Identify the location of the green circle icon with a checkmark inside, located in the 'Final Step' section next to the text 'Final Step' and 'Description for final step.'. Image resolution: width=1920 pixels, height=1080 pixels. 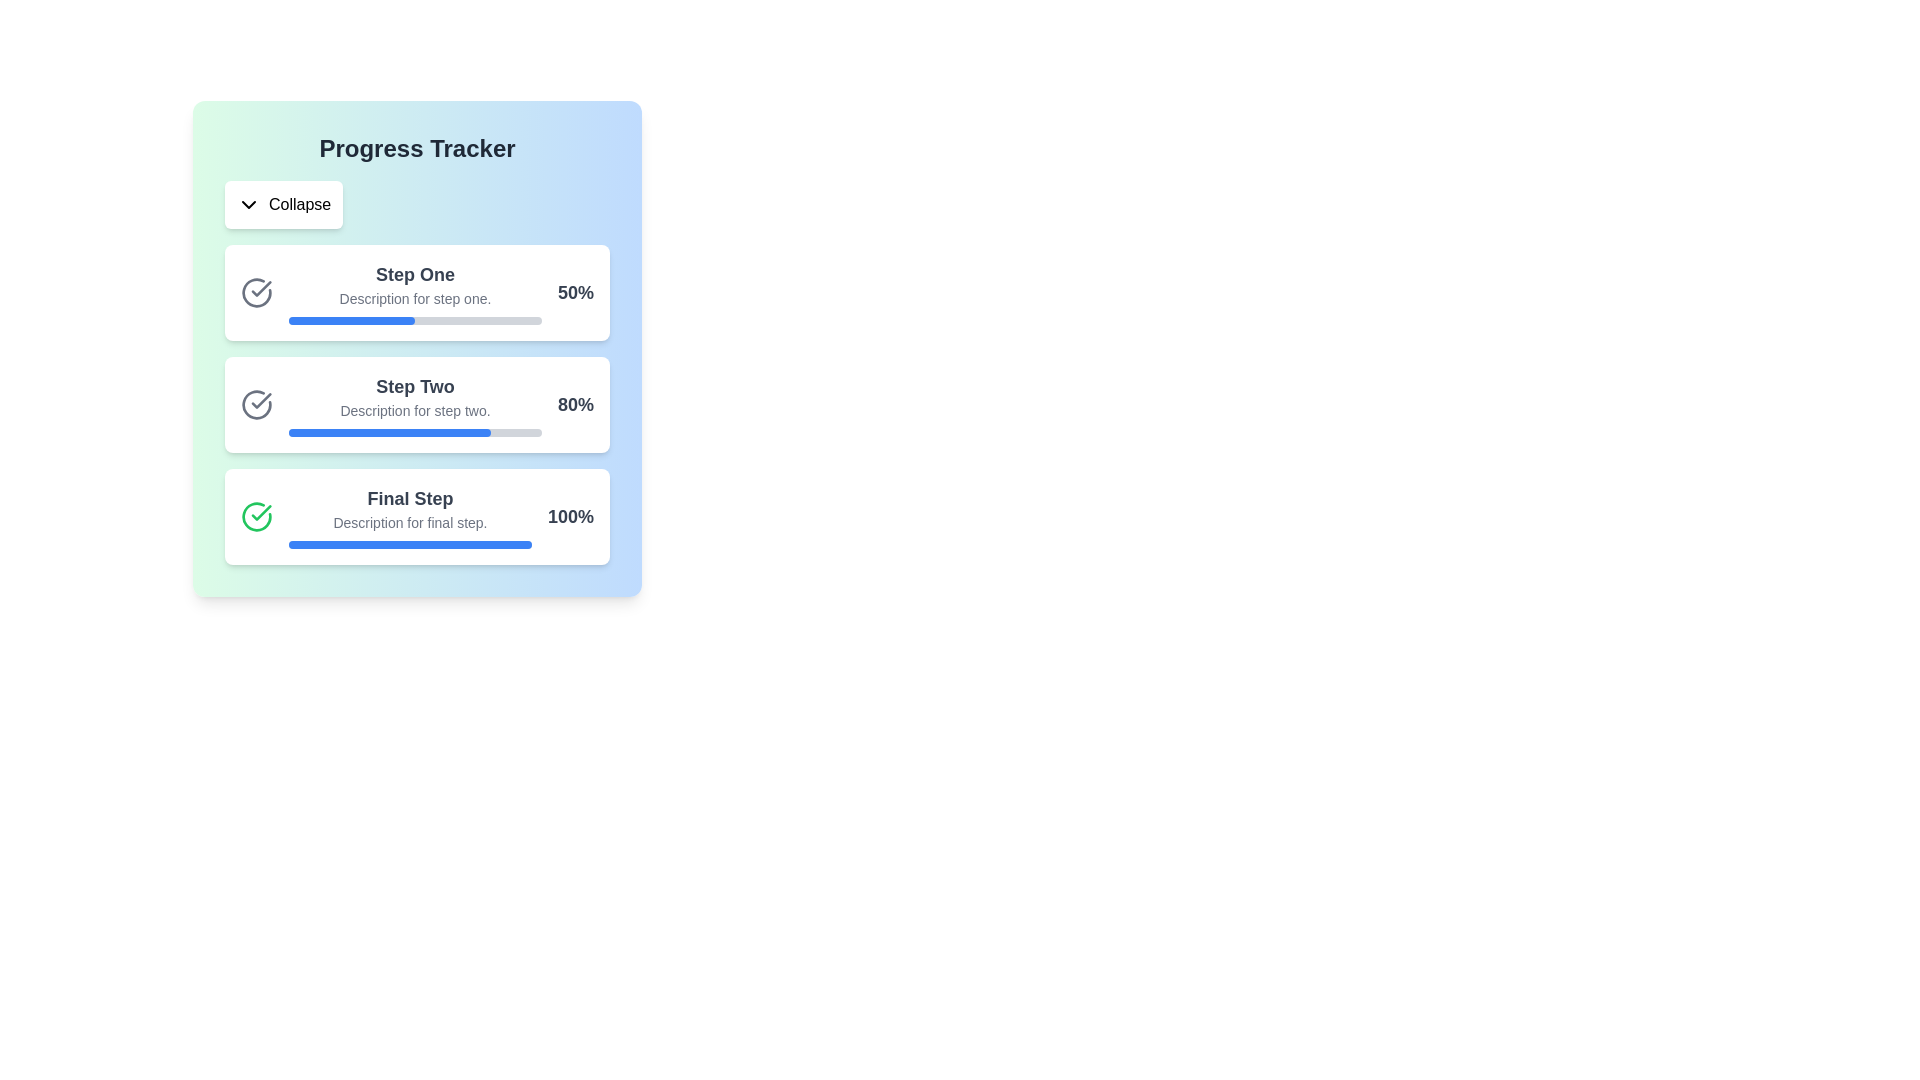
(256, 515).